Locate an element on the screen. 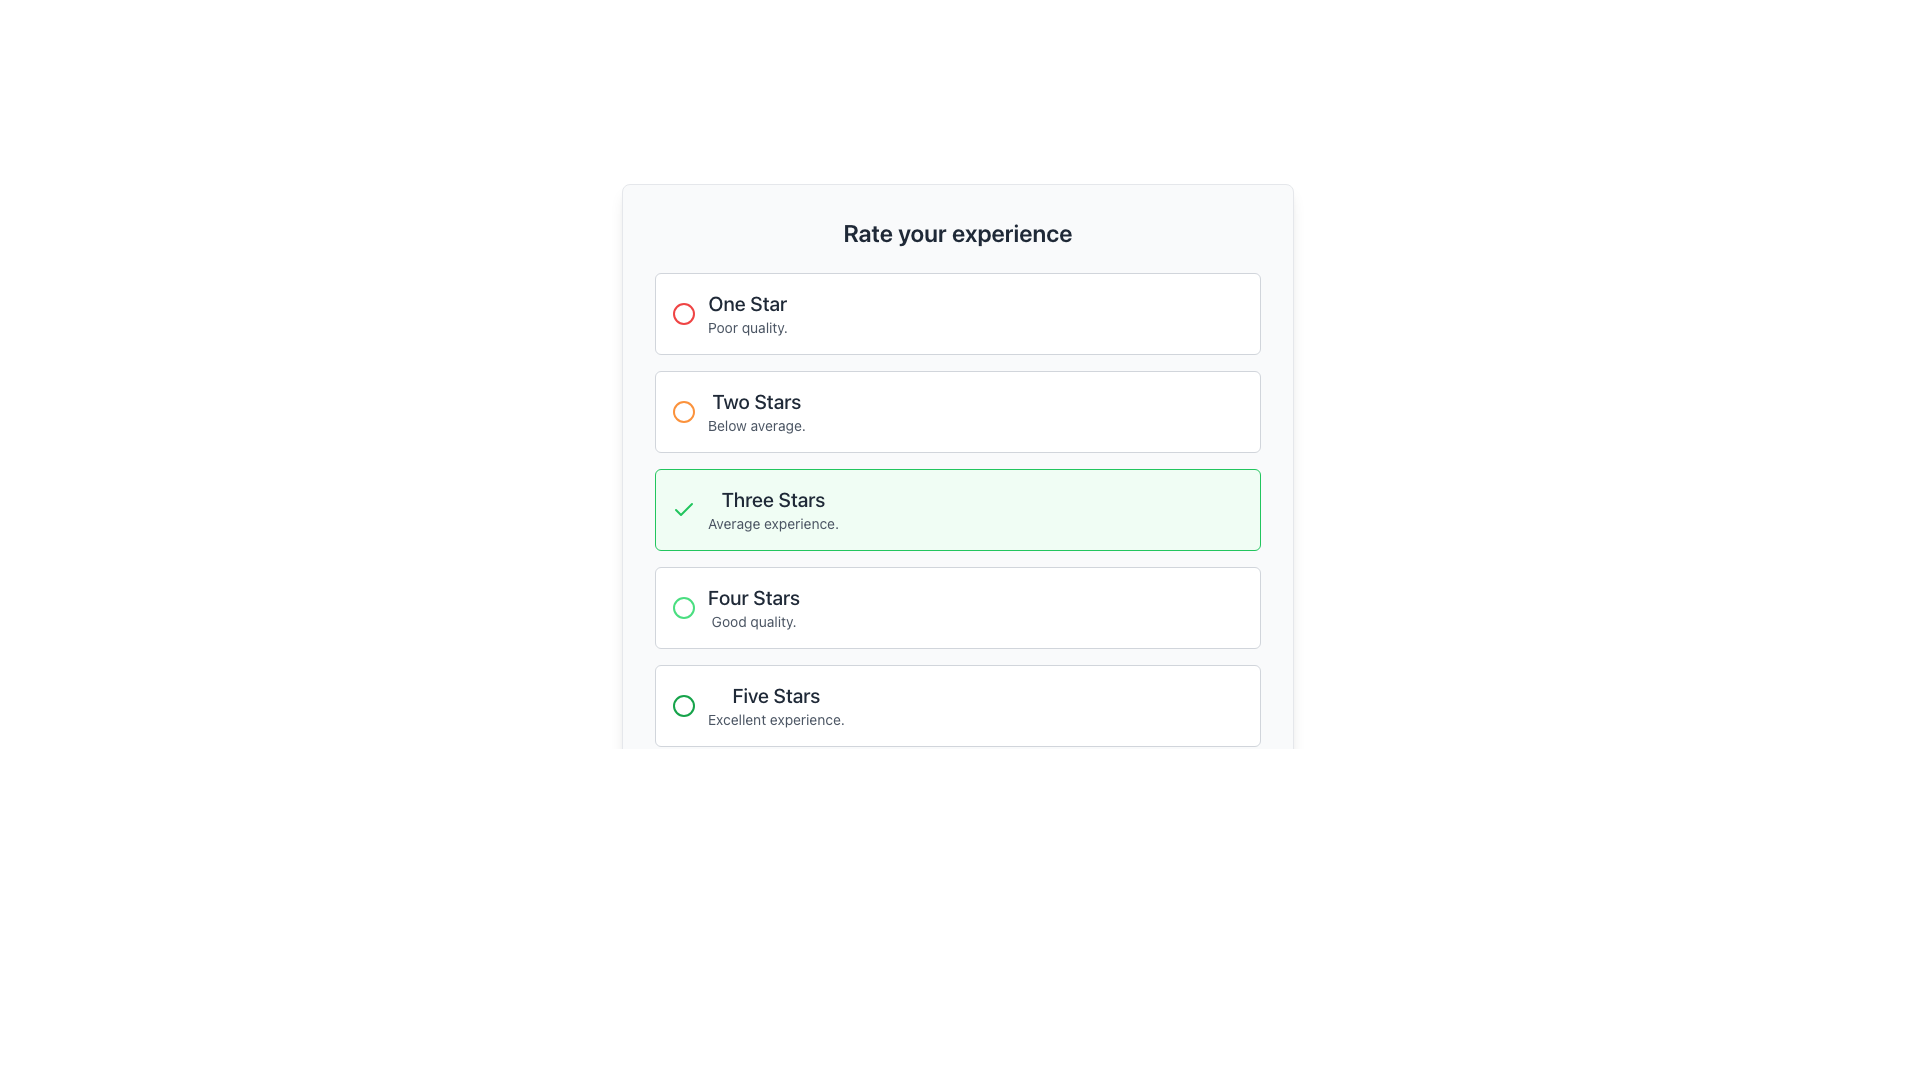  the Text Label that displays 'Five Stars' and 'Excellent experience.' located in the bottom section of the vertically arranged list is located at coordinates (775, 704).